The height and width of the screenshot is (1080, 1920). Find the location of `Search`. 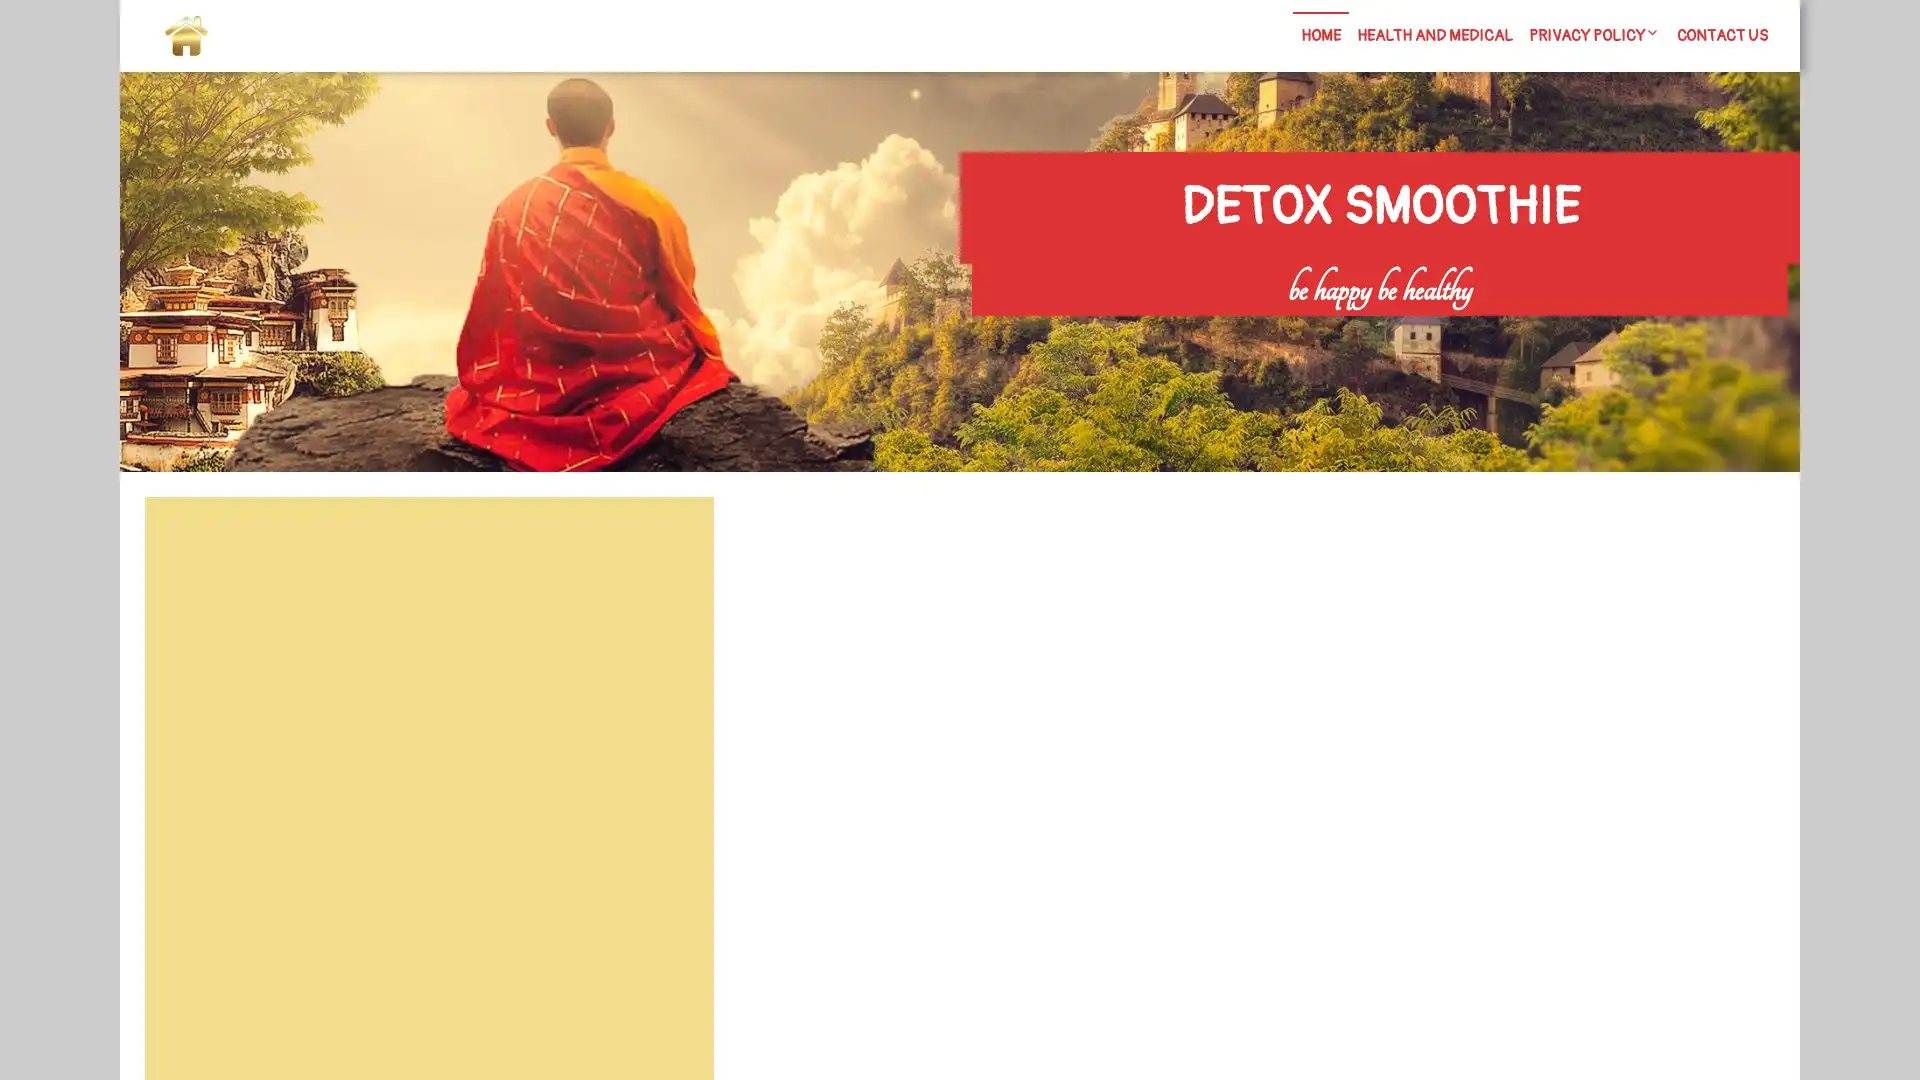

Search is located at coordinates (667, 545).